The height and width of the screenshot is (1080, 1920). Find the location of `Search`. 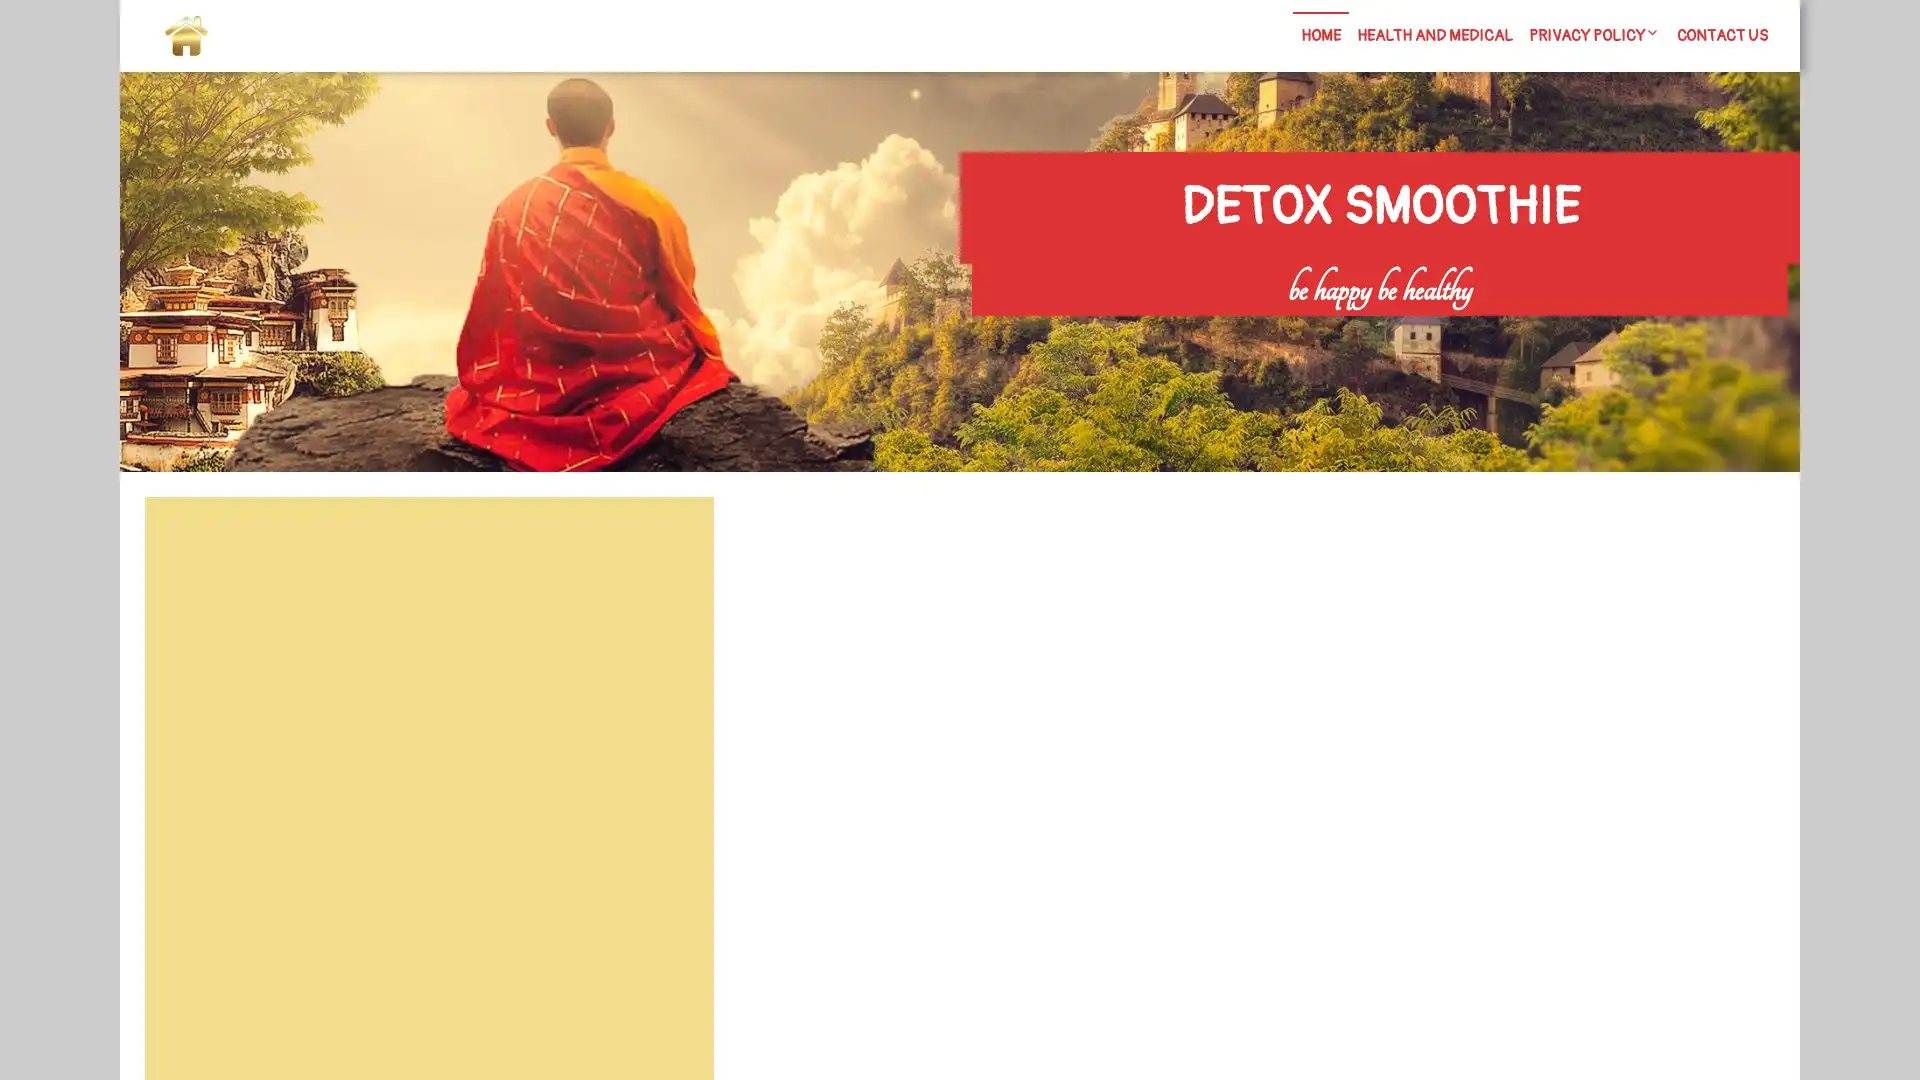

Search is located at coordinates (667, 545).